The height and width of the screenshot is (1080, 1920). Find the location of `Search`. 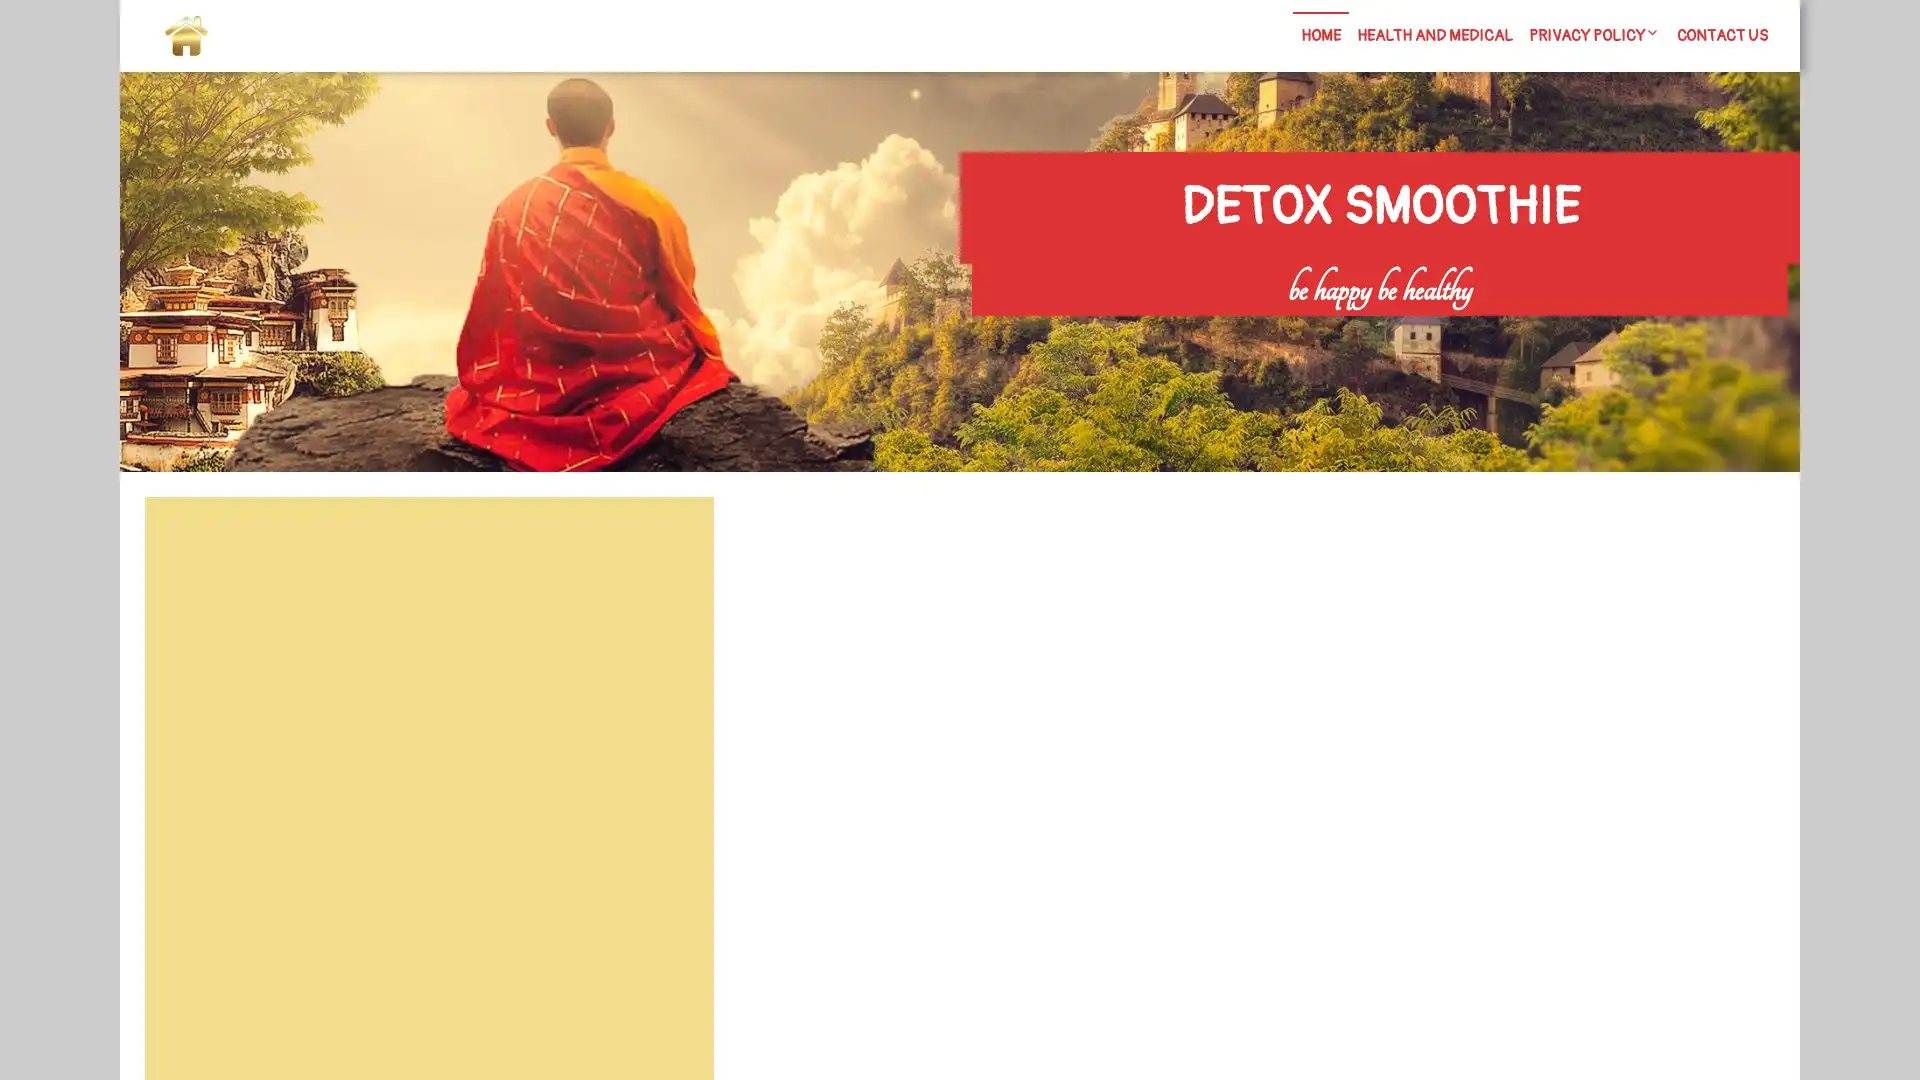

Search is located at coordinates (667, 545).